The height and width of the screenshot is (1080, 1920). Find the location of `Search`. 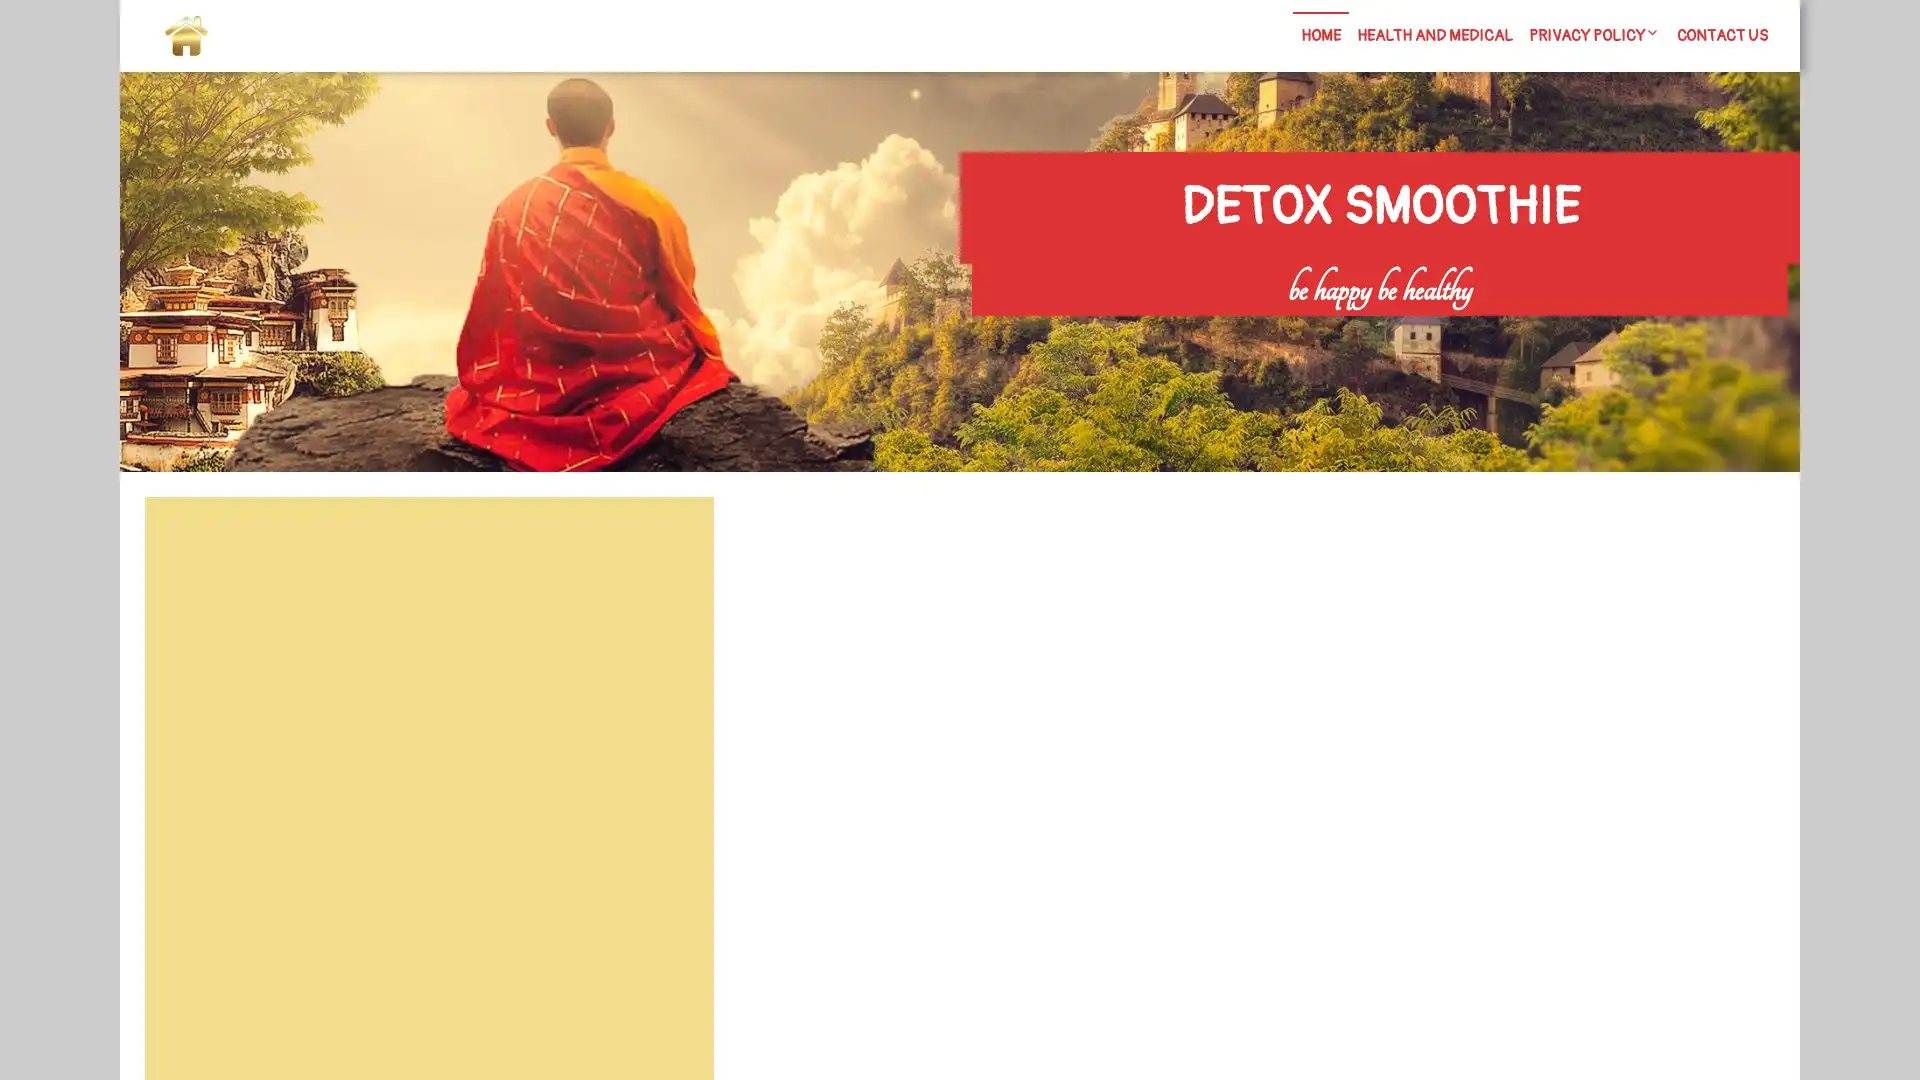

Search is located at coordinates (667, 545).